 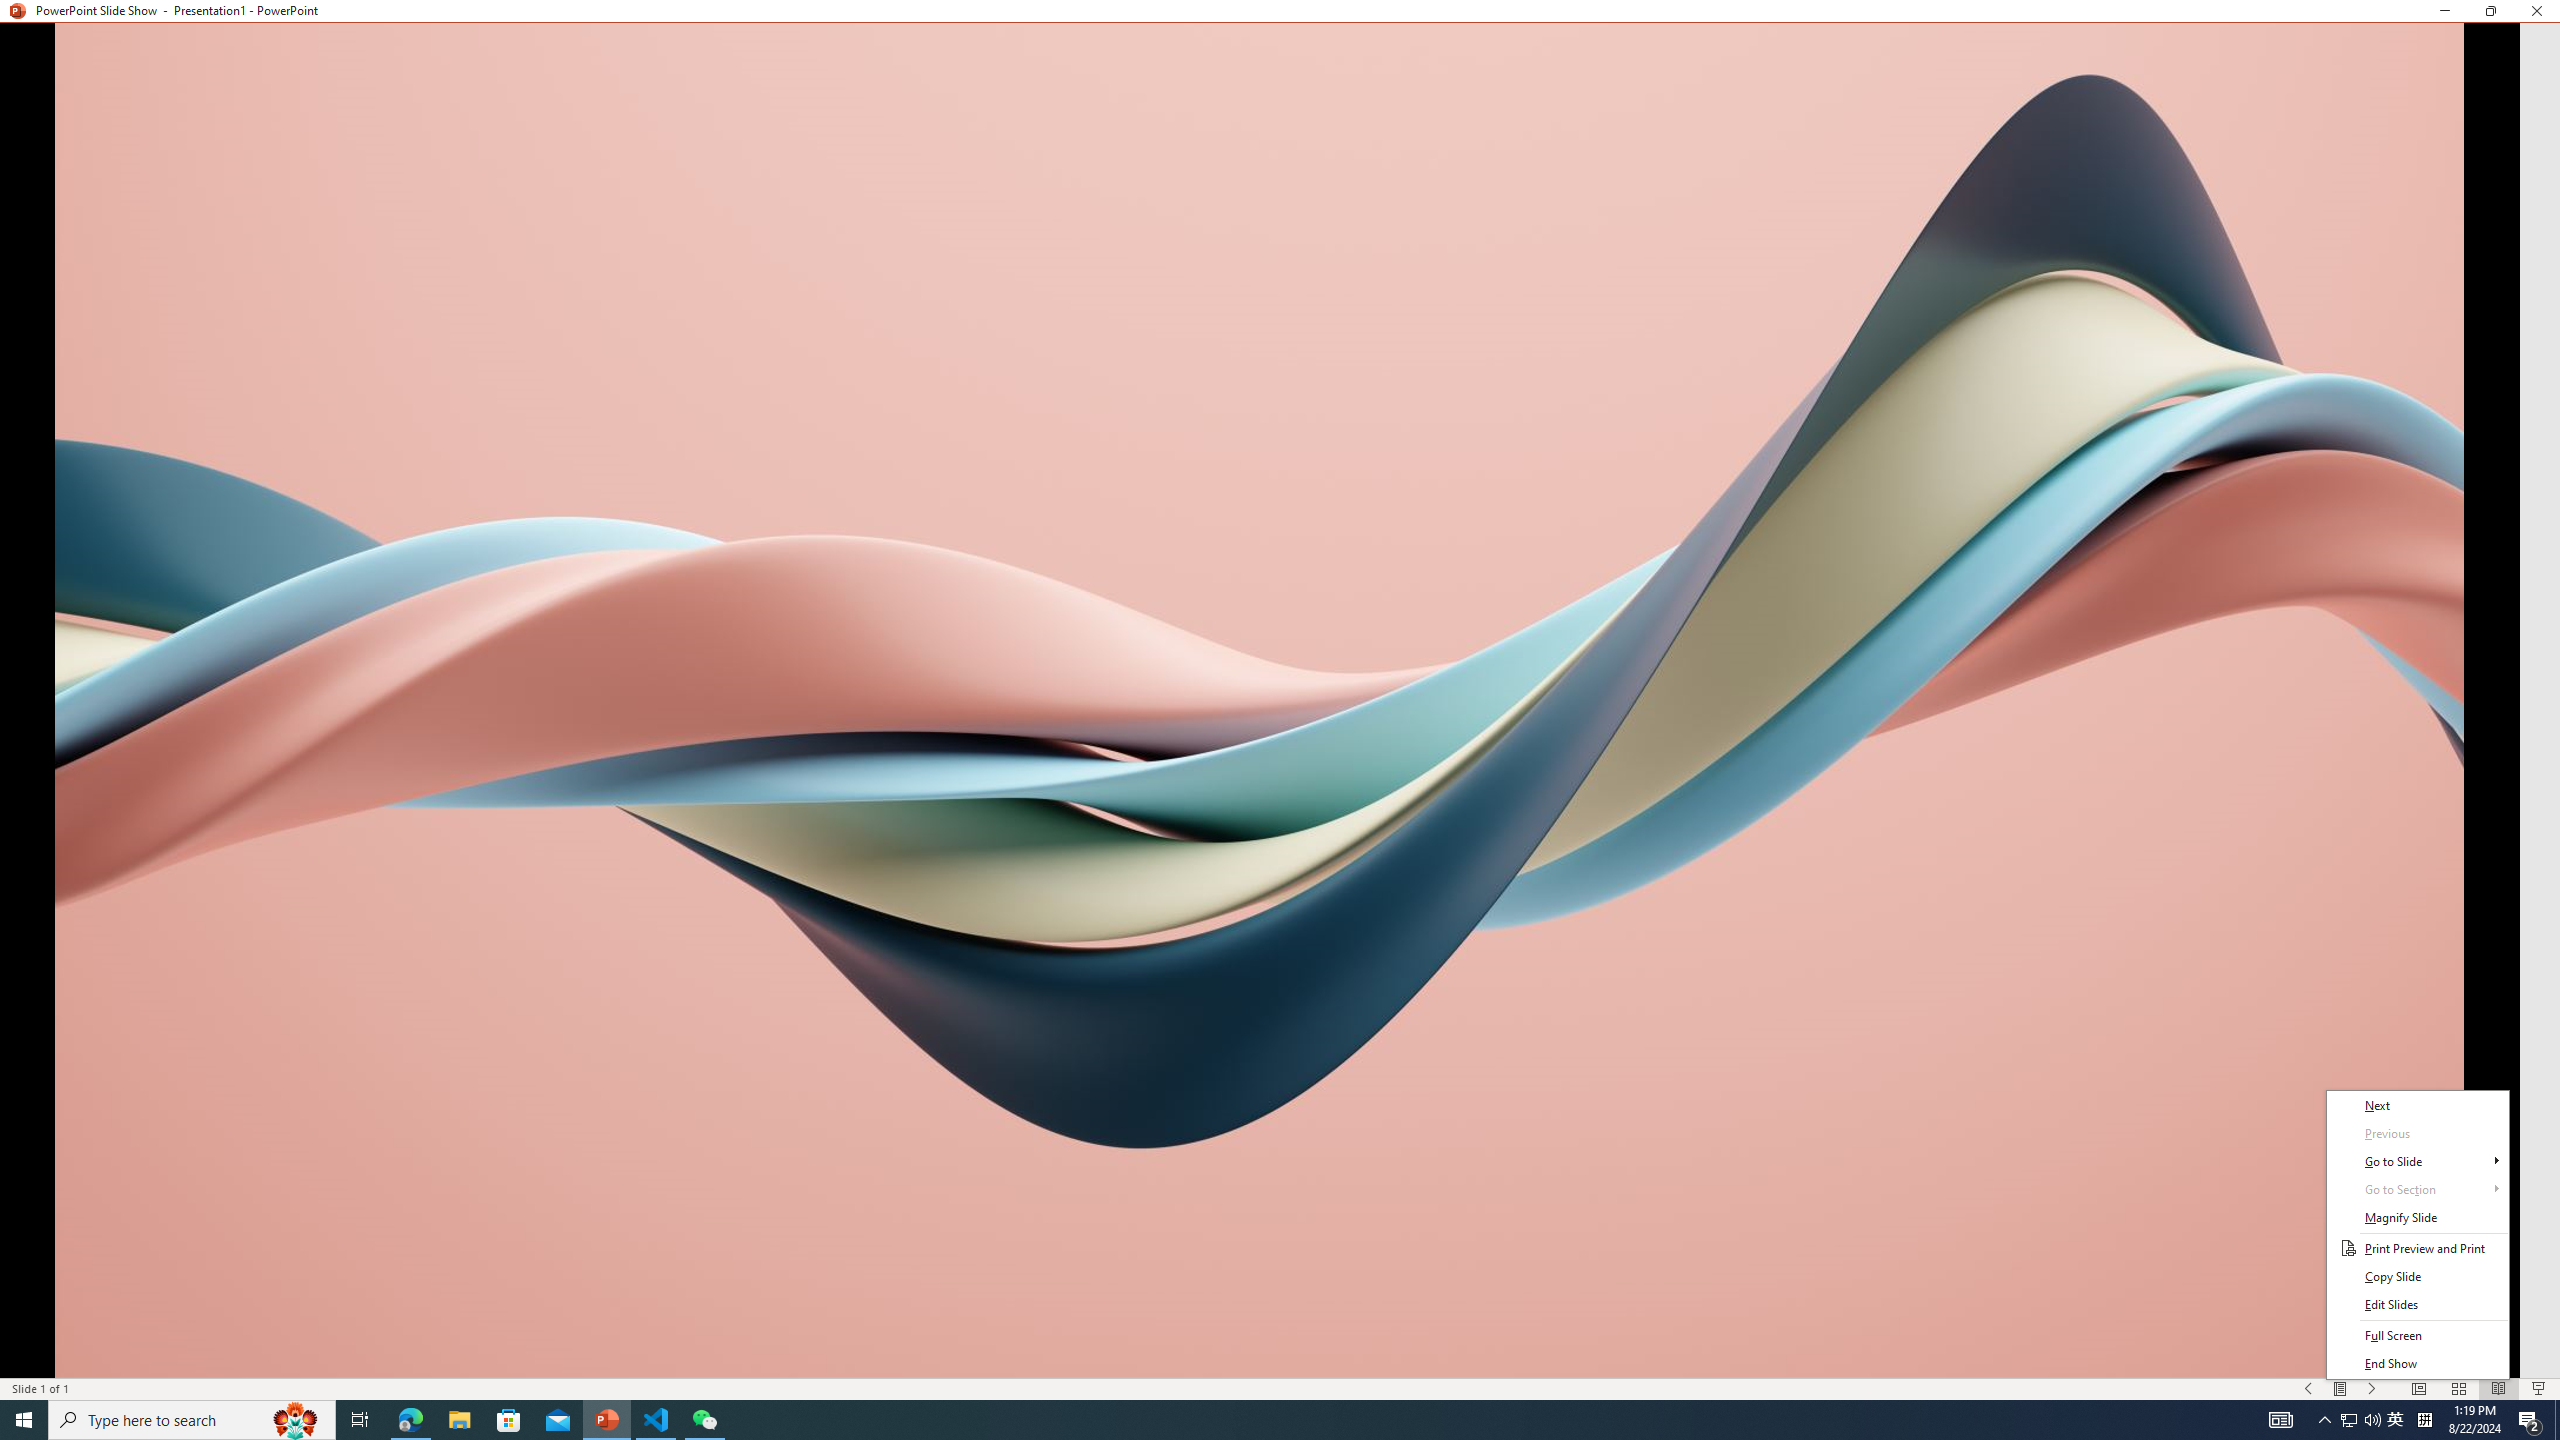 I want to click on 'Copy Slide', so click(x=2417, y=1276).